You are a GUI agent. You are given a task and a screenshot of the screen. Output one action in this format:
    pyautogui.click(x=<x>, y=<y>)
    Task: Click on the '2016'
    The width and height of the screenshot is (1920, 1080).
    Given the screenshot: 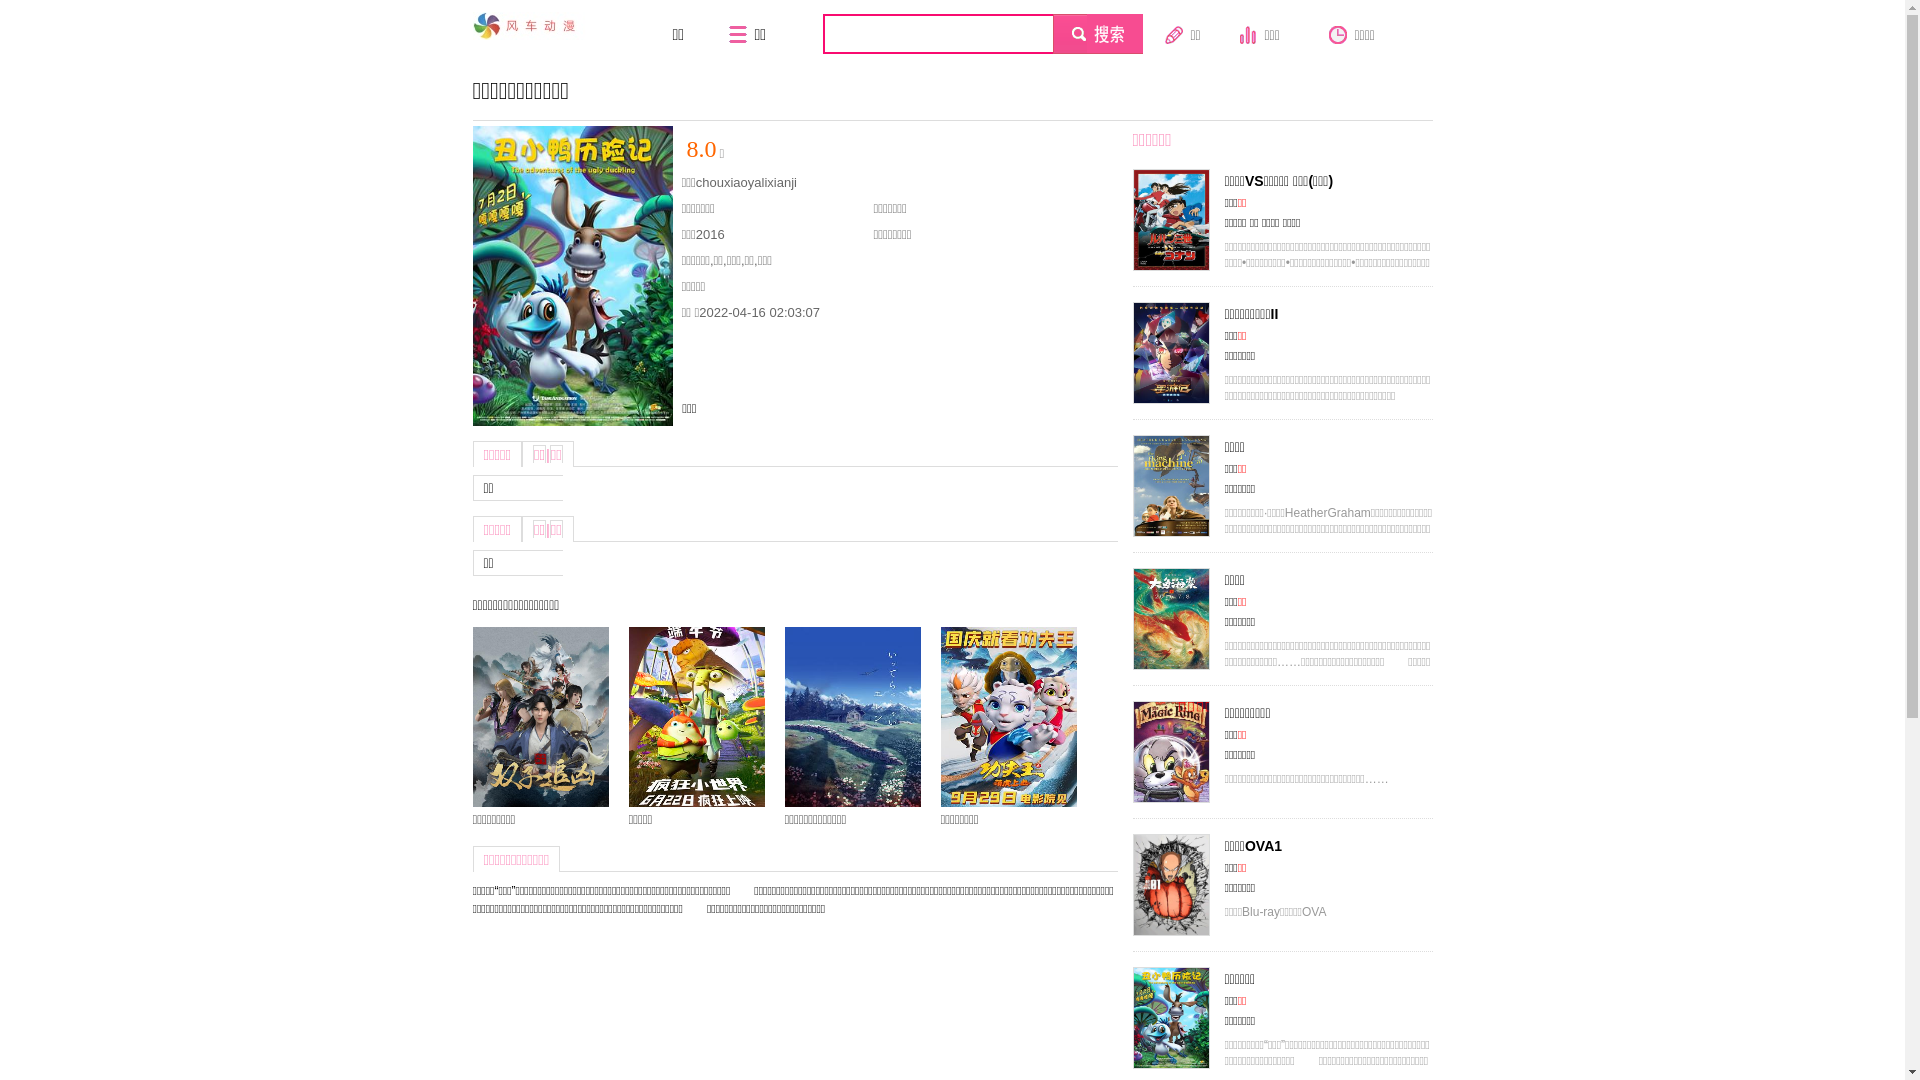 What is the action you would take?
    pyautogui.click(x=710, y=233)
    